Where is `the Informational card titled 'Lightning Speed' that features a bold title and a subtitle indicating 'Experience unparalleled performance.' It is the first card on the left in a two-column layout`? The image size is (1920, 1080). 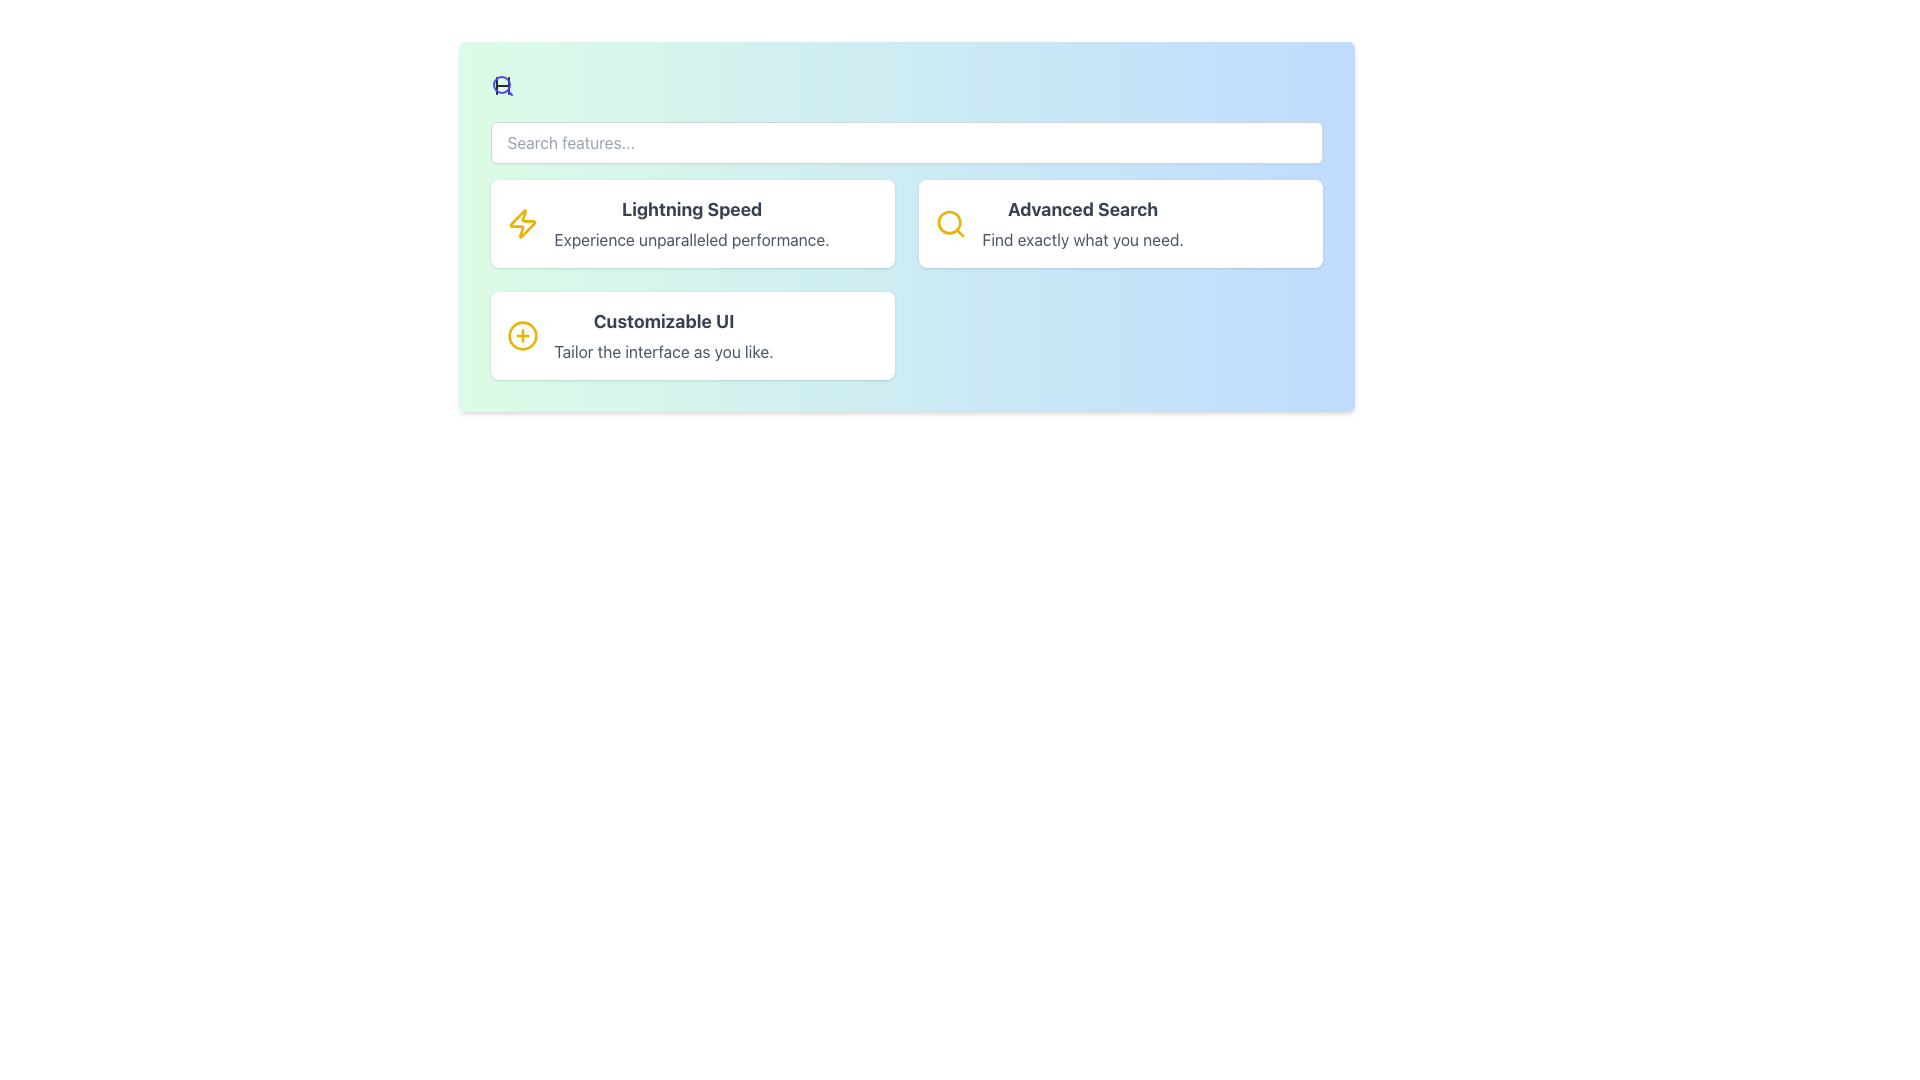 the Informational card titled 'Lightning Speed' that features a bold title and a subtitle indicating 'Experience unparalleled performance.' It is the first card on the left in a two-column layout is located at coordinates (692, 223).